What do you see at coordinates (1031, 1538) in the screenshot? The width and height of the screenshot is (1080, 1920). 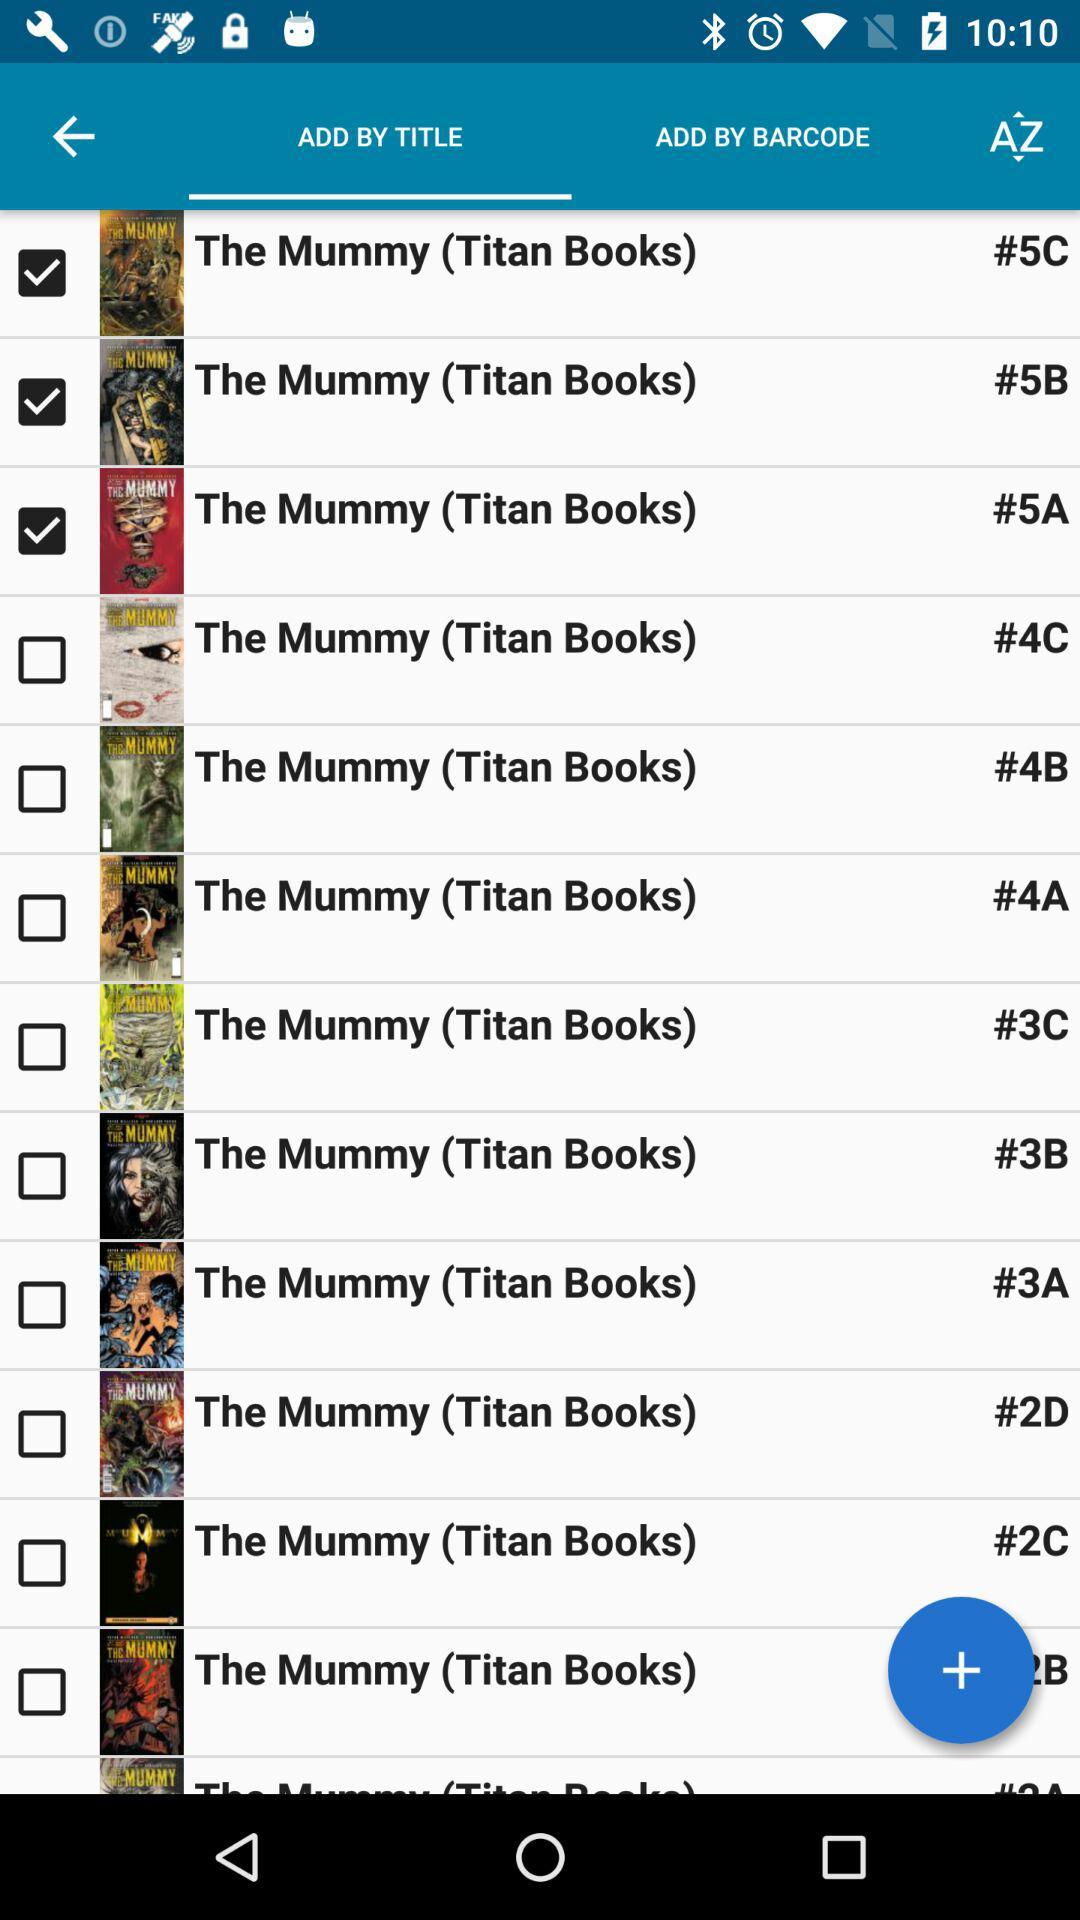 I see `item to the right of the the mummy titan item` at bounding box center [1031, 1538].